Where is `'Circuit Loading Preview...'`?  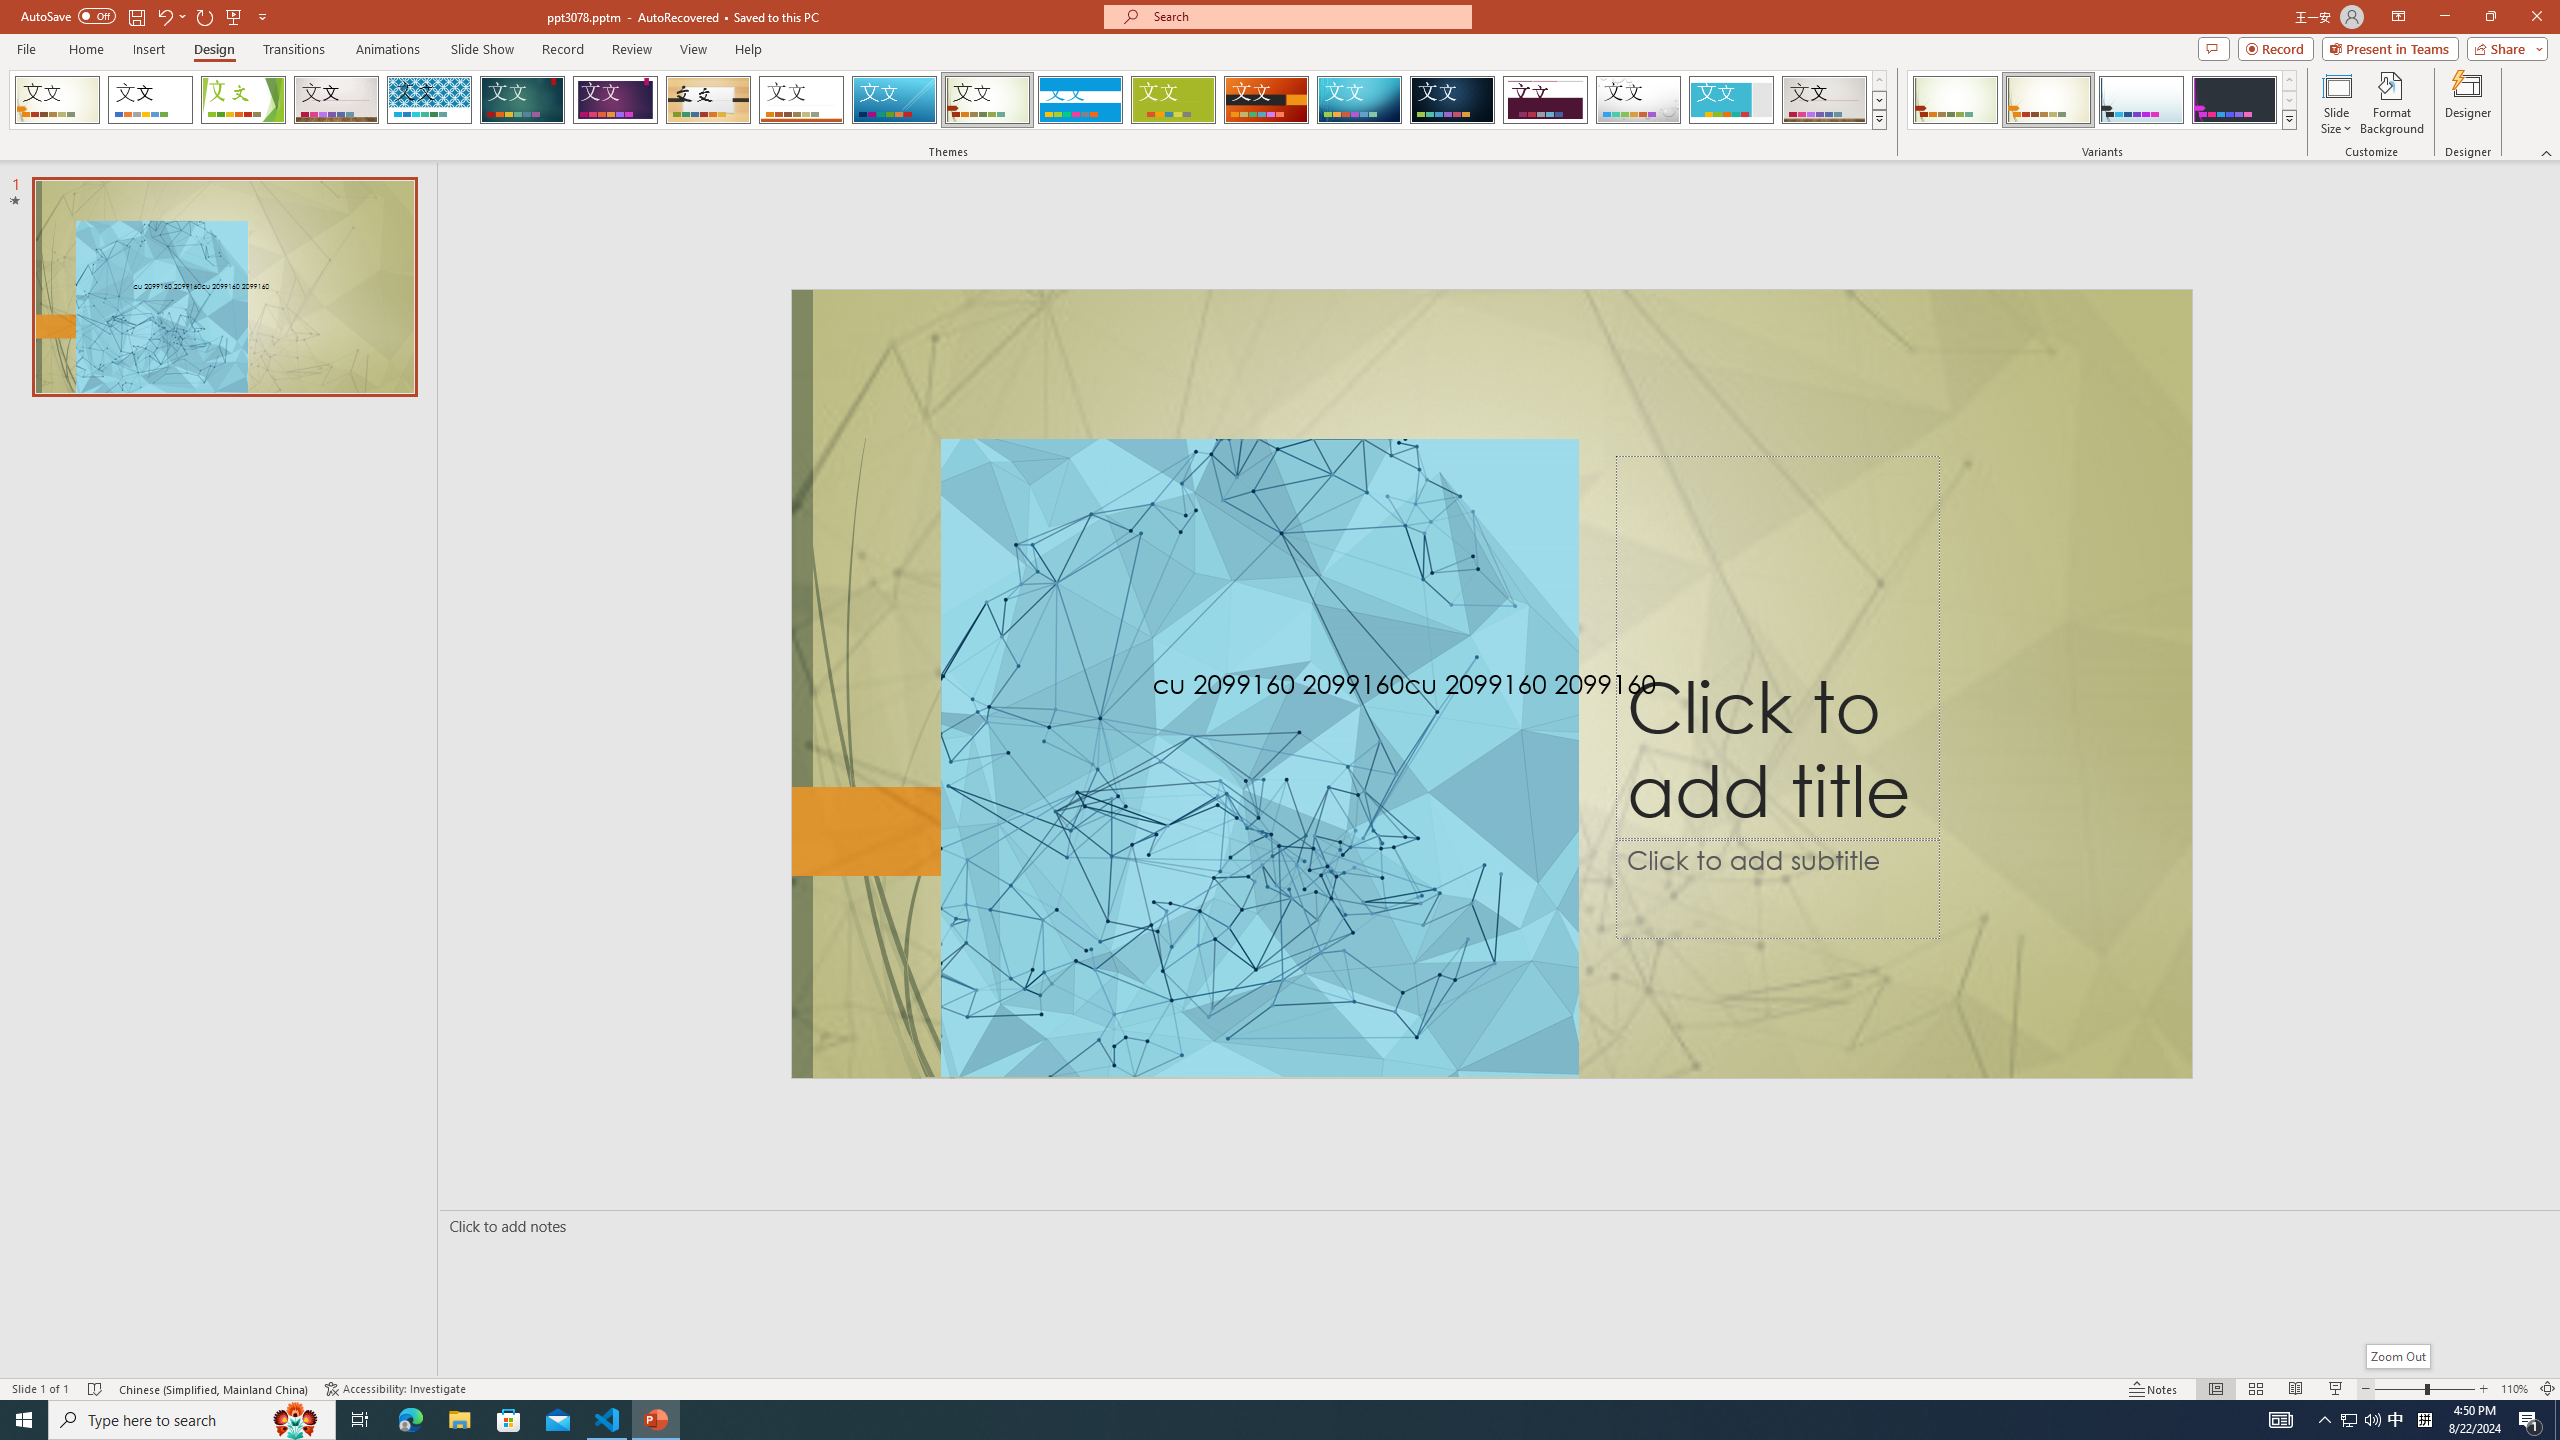
'Circuit Loading Preview...' is located at coordinates (1358, 99).